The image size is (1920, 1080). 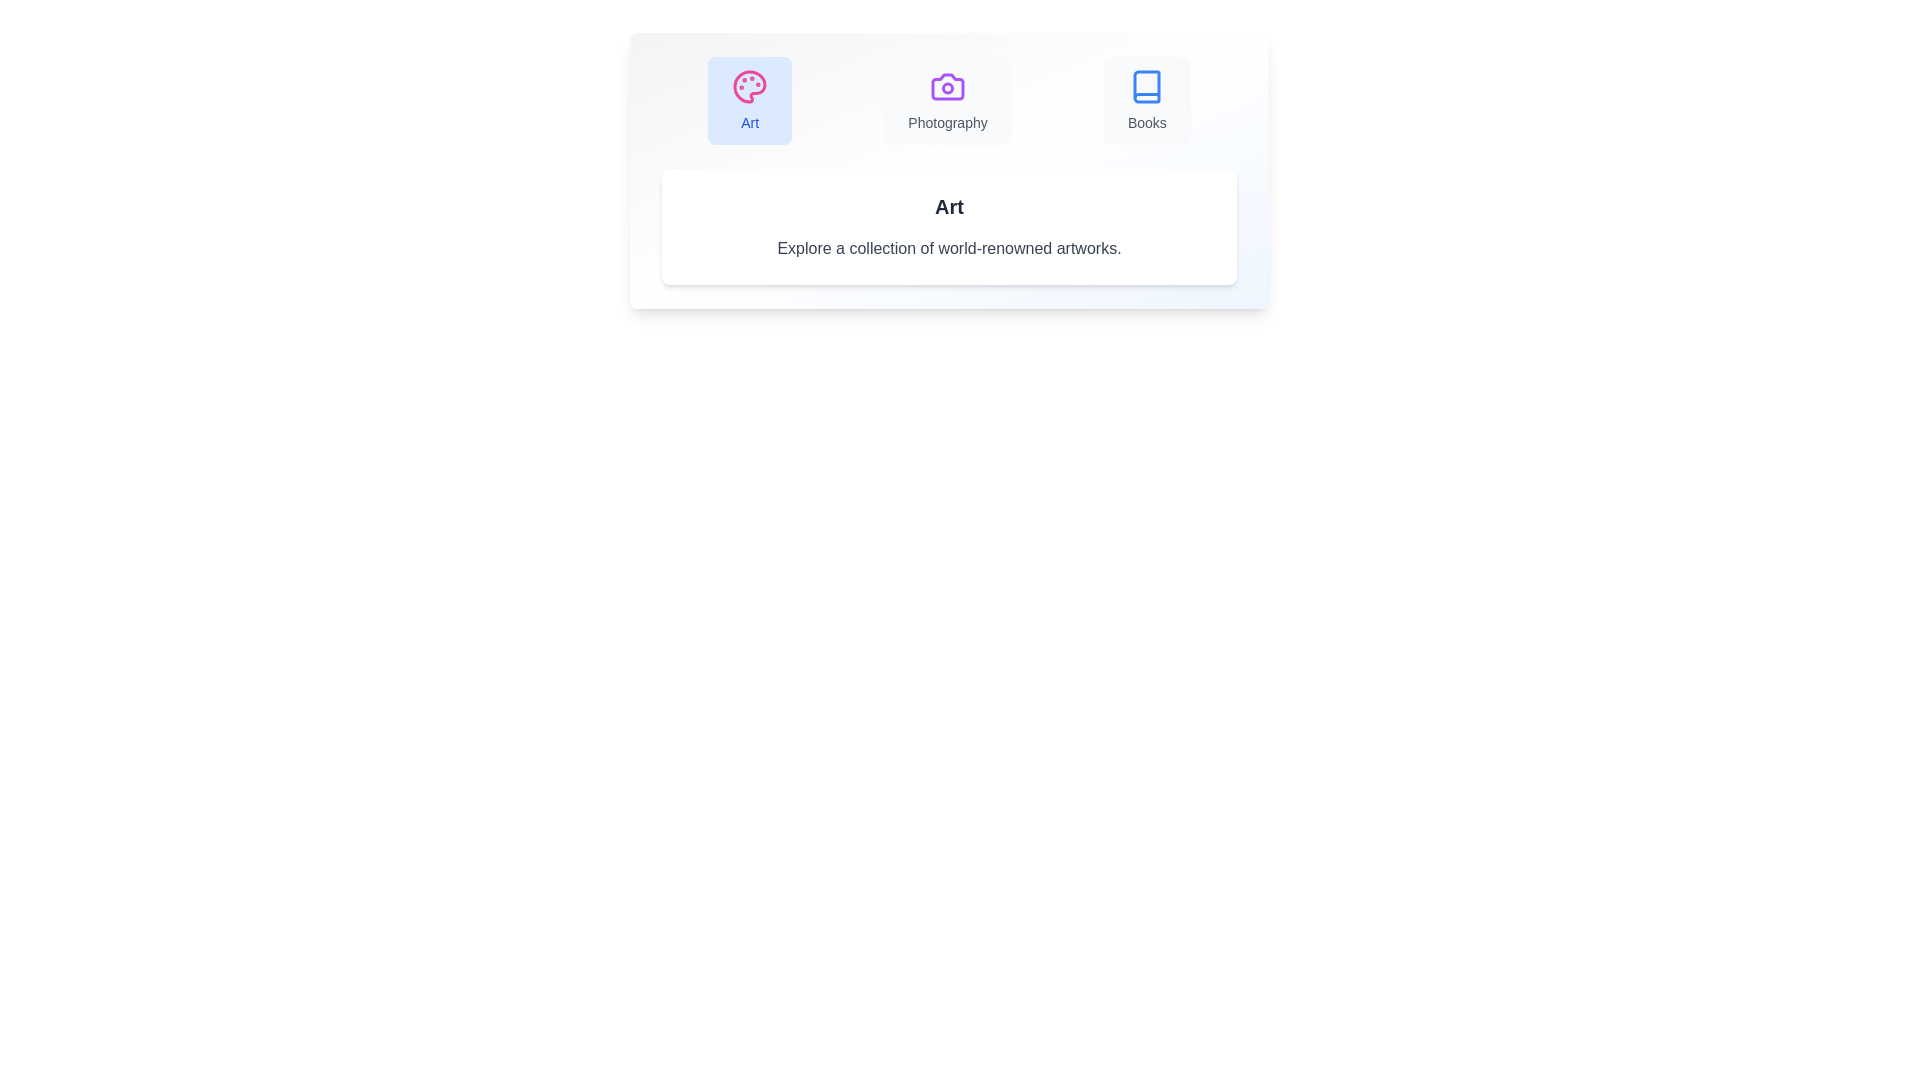 I want to click on the tab button labeled Books, so click(x=1147, y=100).